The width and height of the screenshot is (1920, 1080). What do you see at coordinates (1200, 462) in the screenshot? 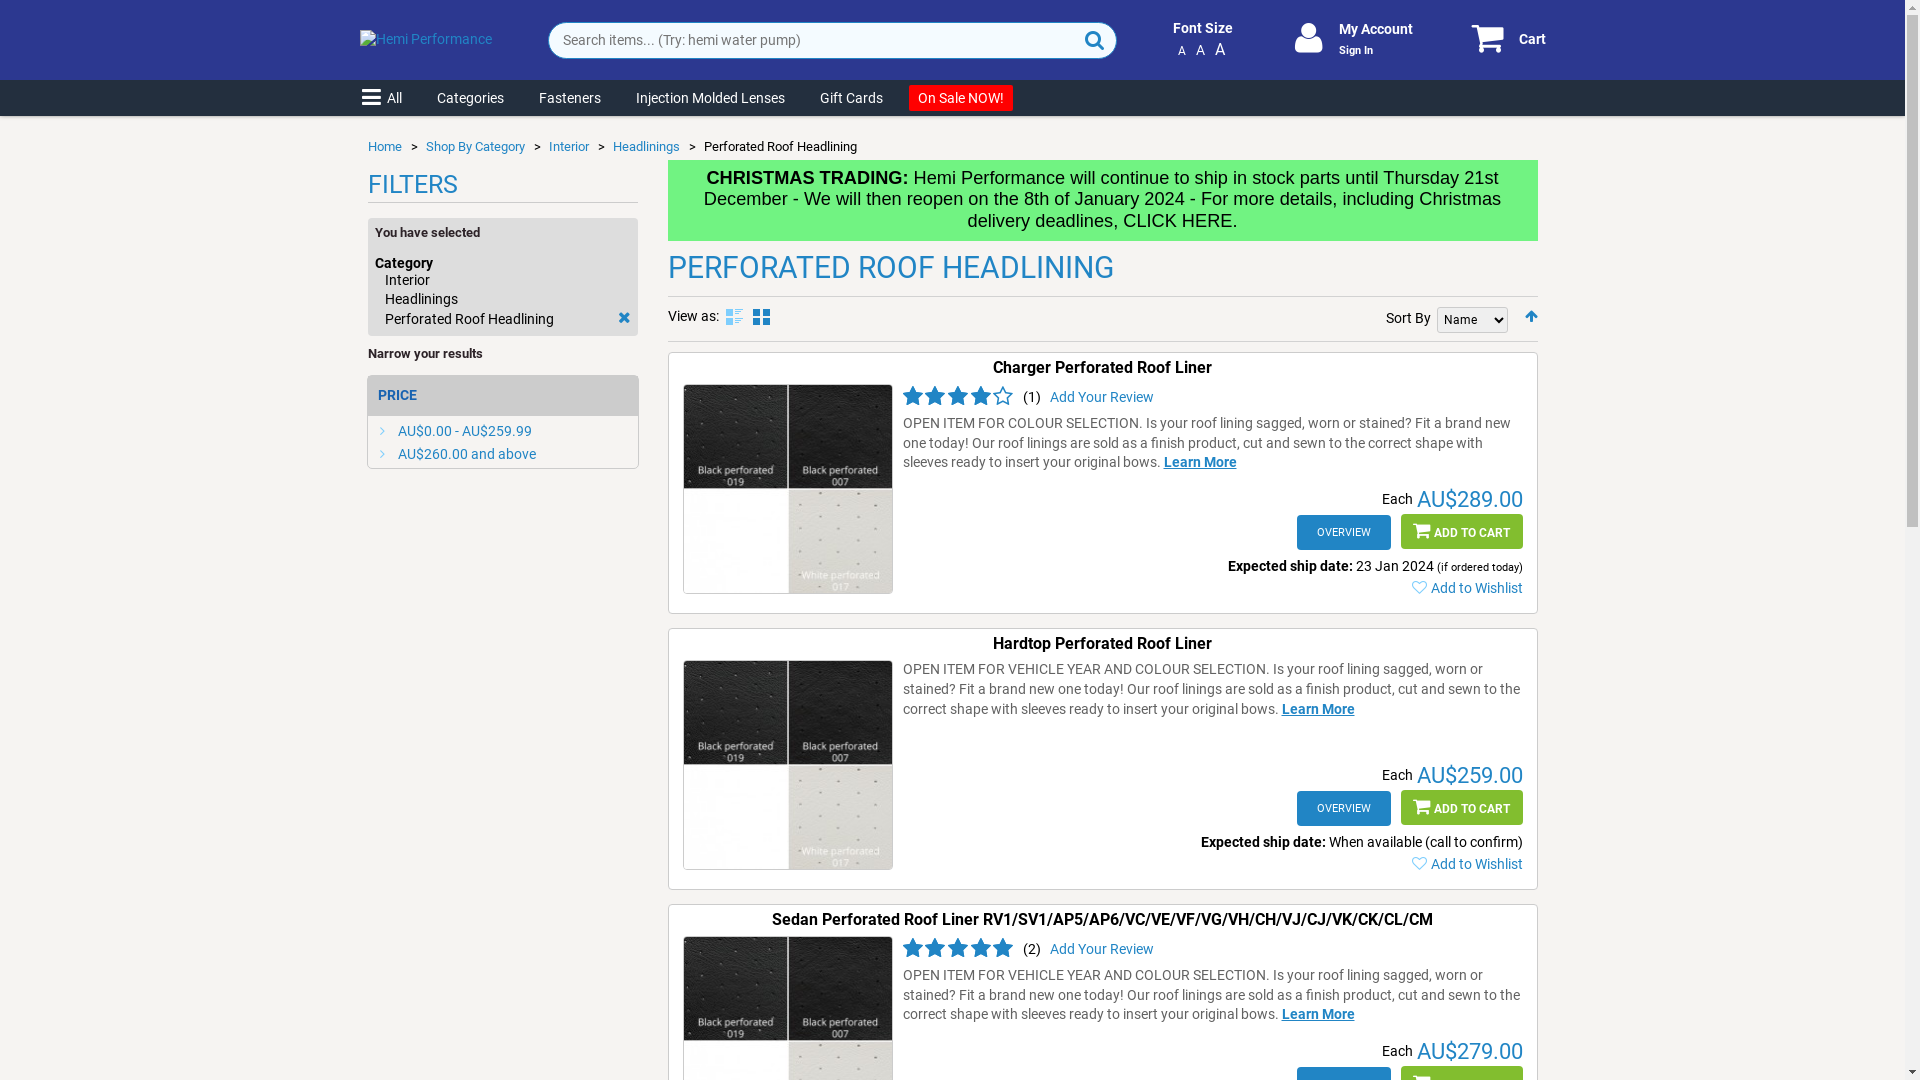
I see `'Learn More'` at bounding box center [1200, 462].